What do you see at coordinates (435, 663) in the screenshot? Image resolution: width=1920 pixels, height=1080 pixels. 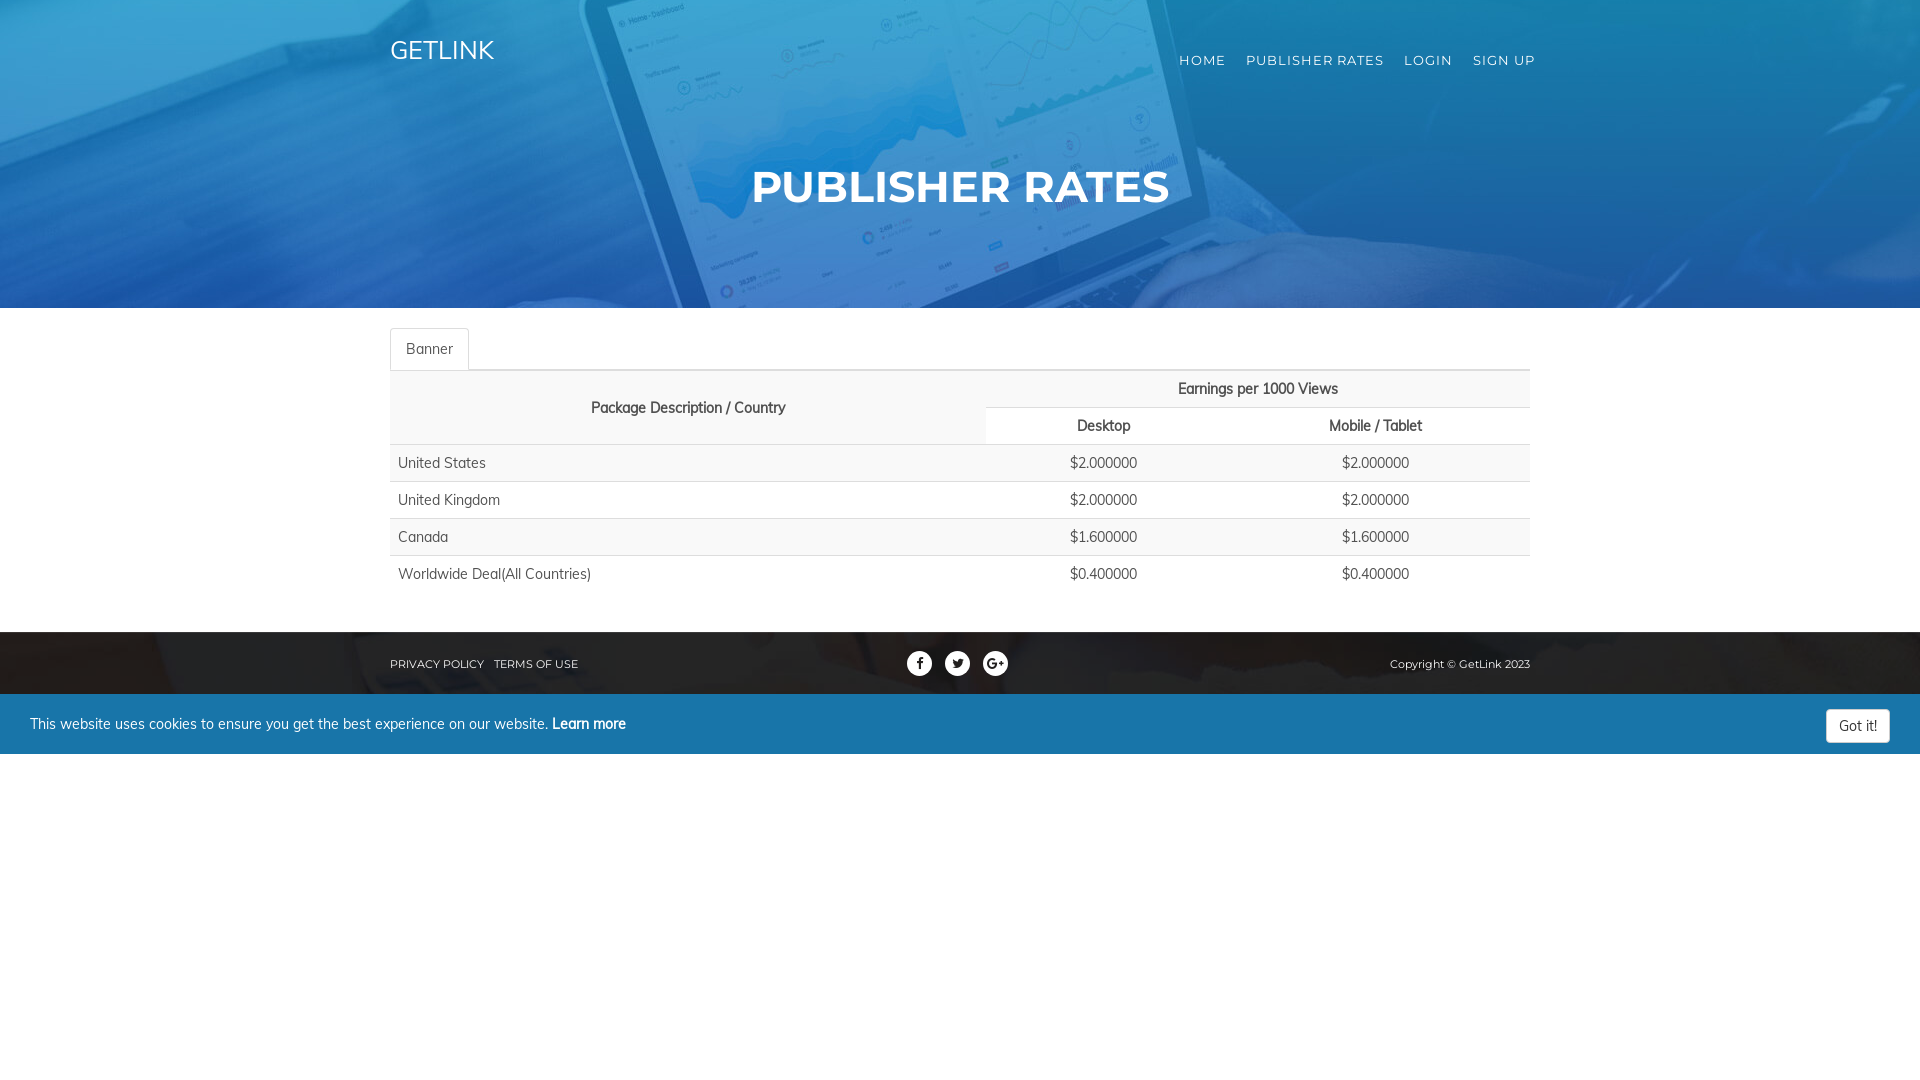 I see `'PRIVACY POLICY'` at bounding box center [435, 663].